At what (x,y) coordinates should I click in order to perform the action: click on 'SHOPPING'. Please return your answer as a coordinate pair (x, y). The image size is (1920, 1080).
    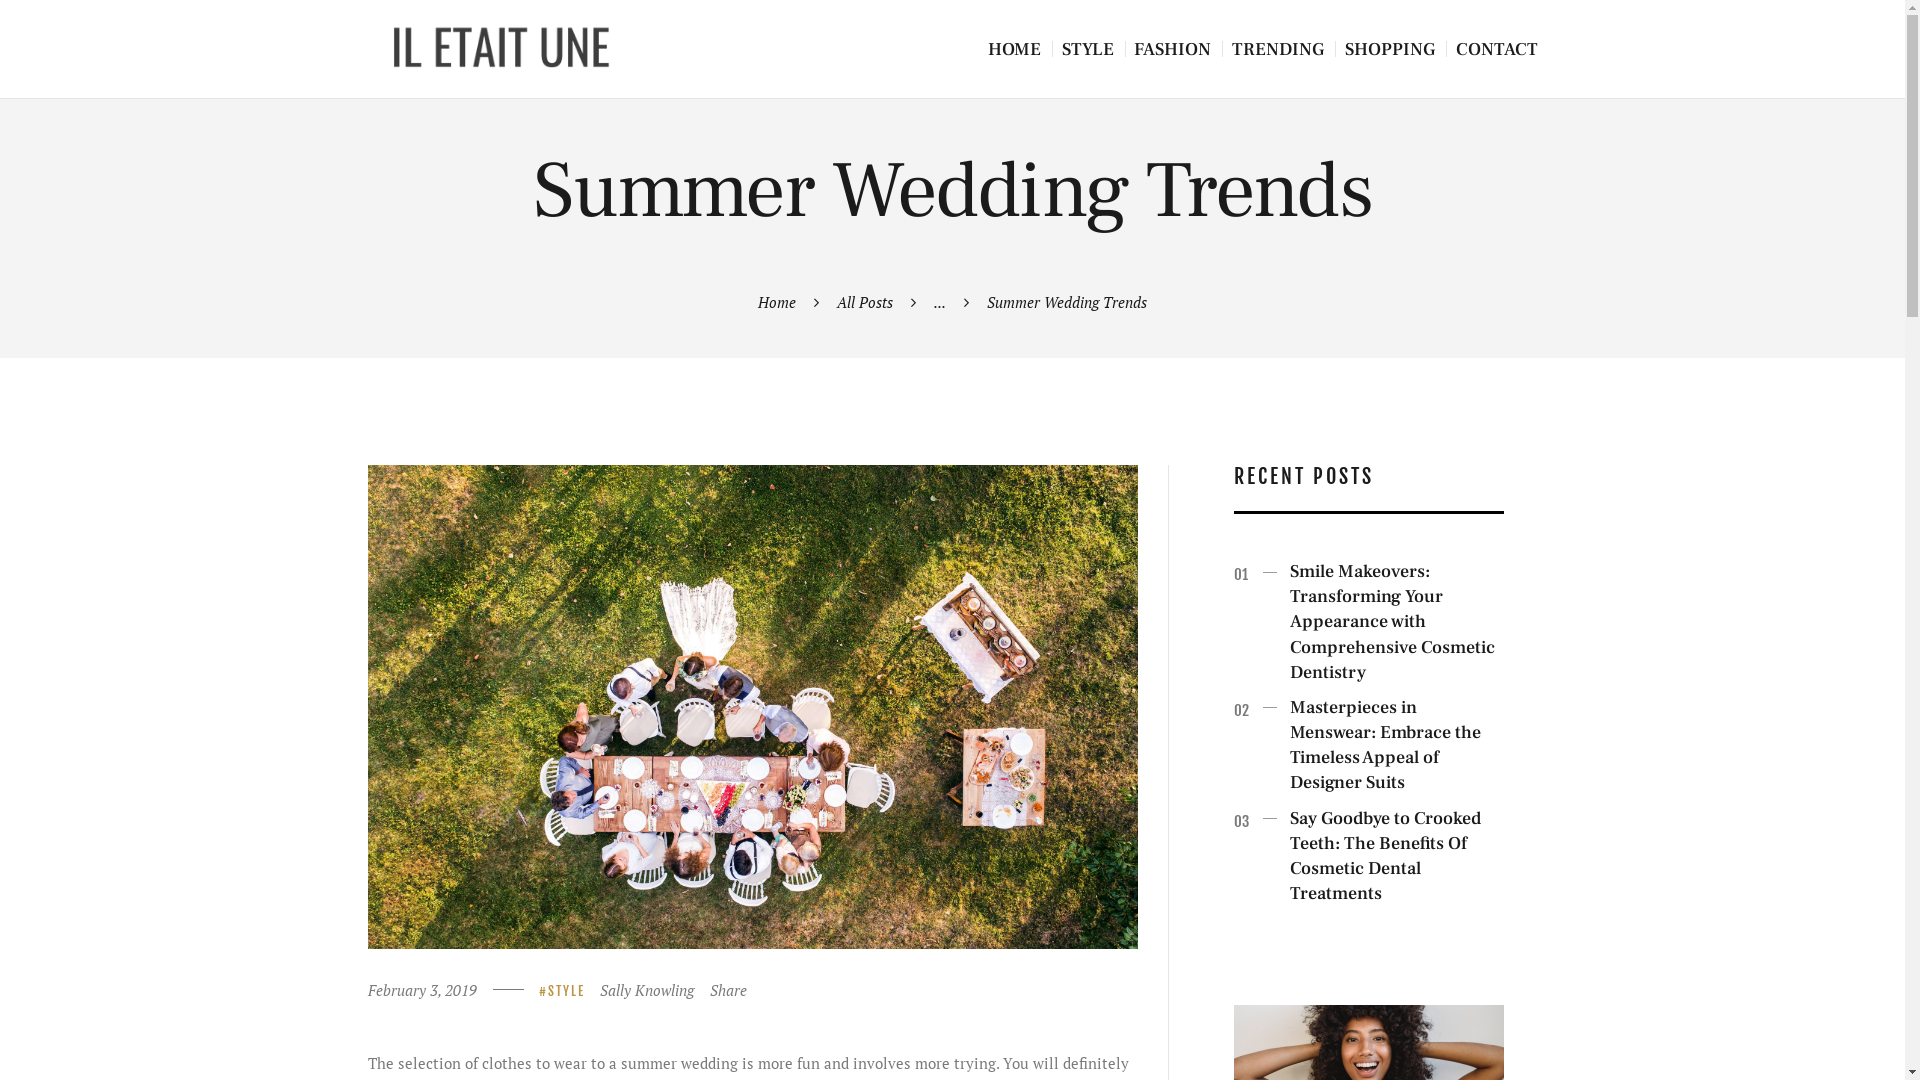
    Looking at the image, I should click on (1389, 48).